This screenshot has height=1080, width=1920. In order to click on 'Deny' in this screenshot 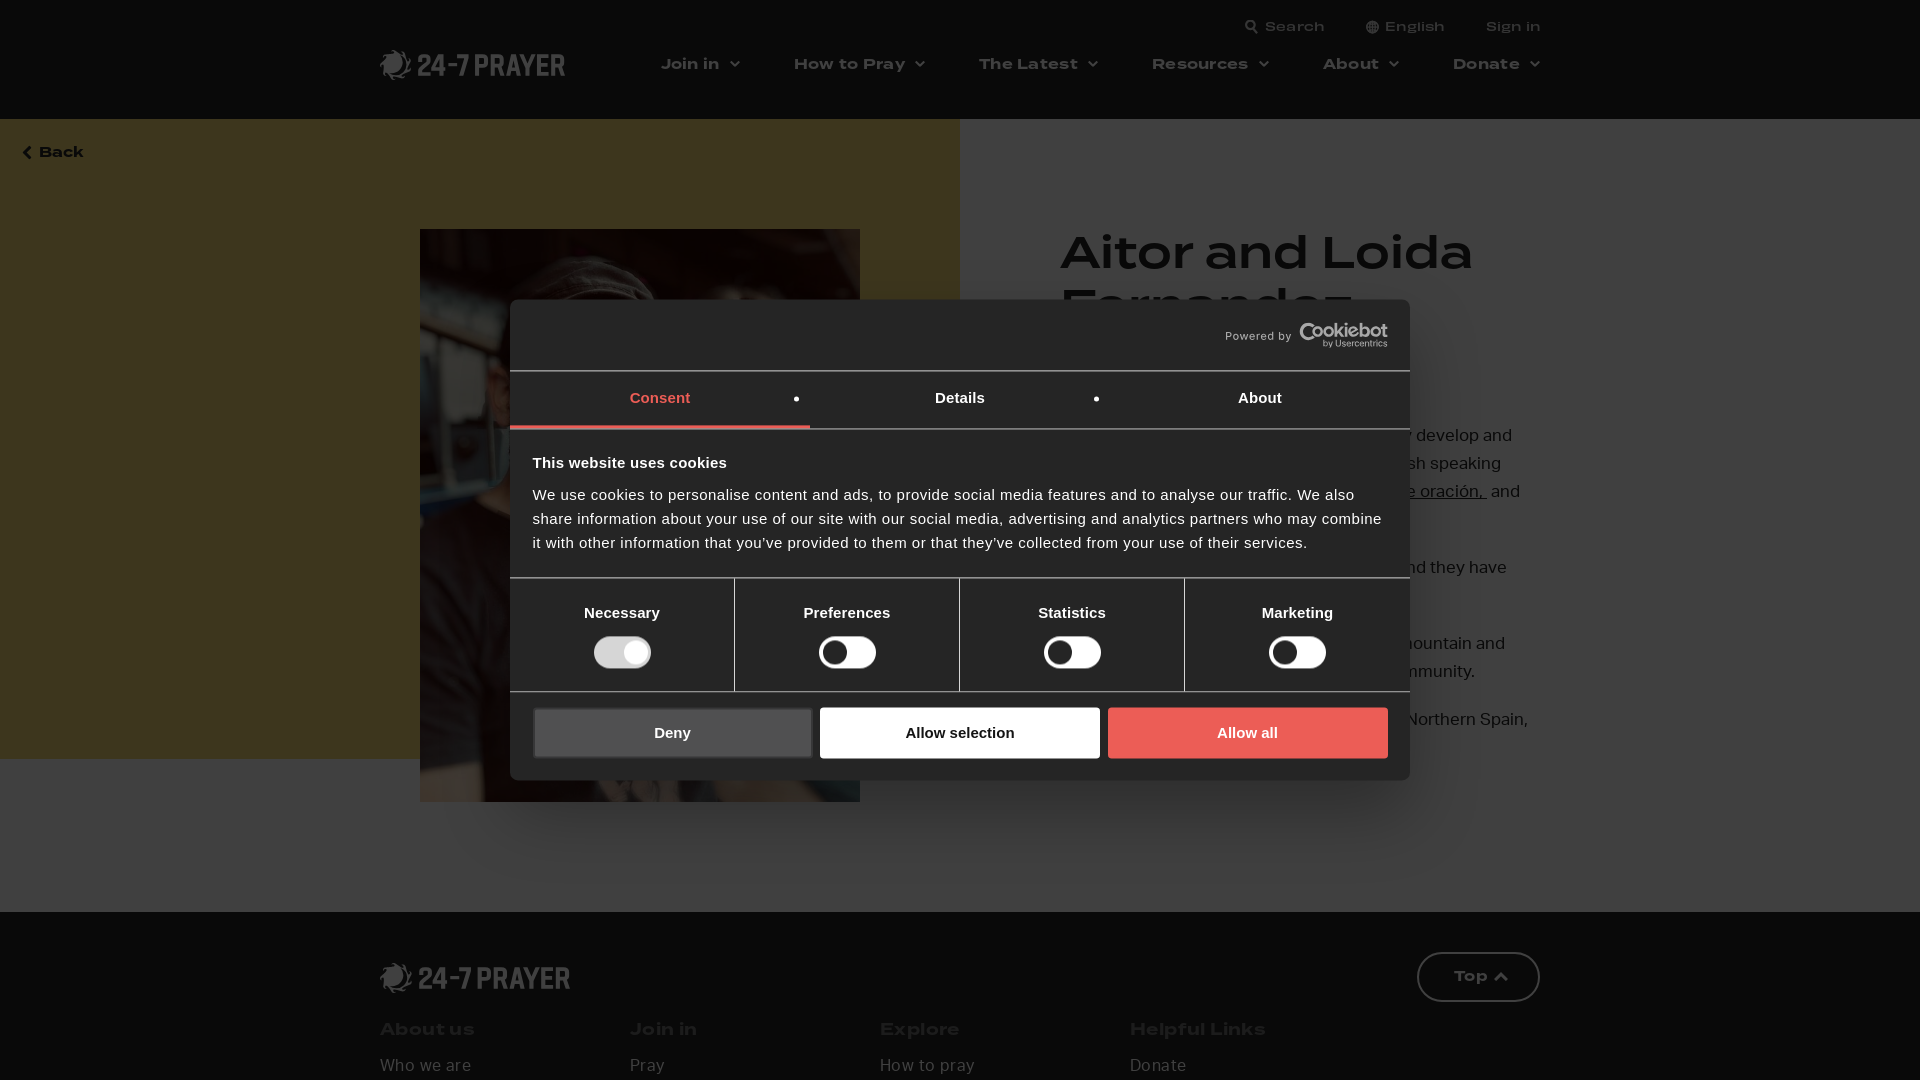, I will do `click(672, 732)`.